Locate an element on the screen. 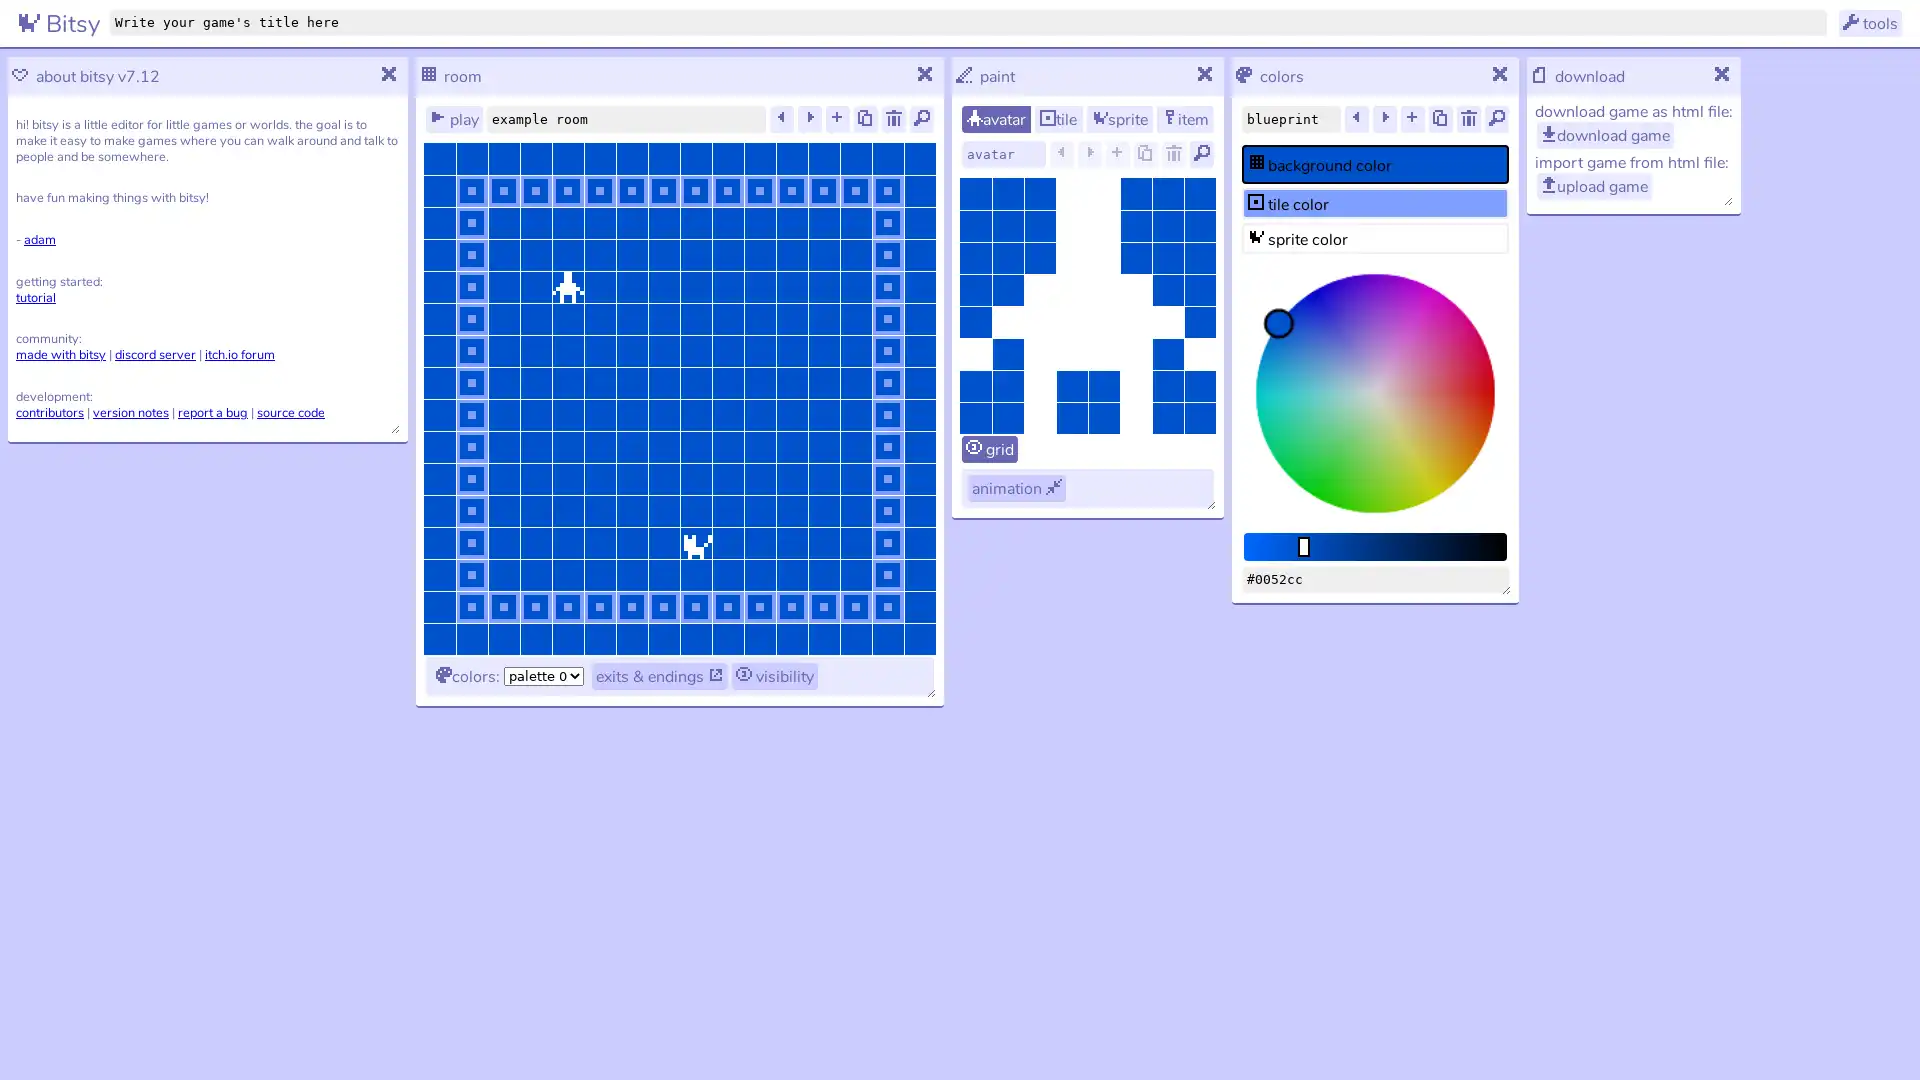  add new color palette is located at coordinates (1411, 119).